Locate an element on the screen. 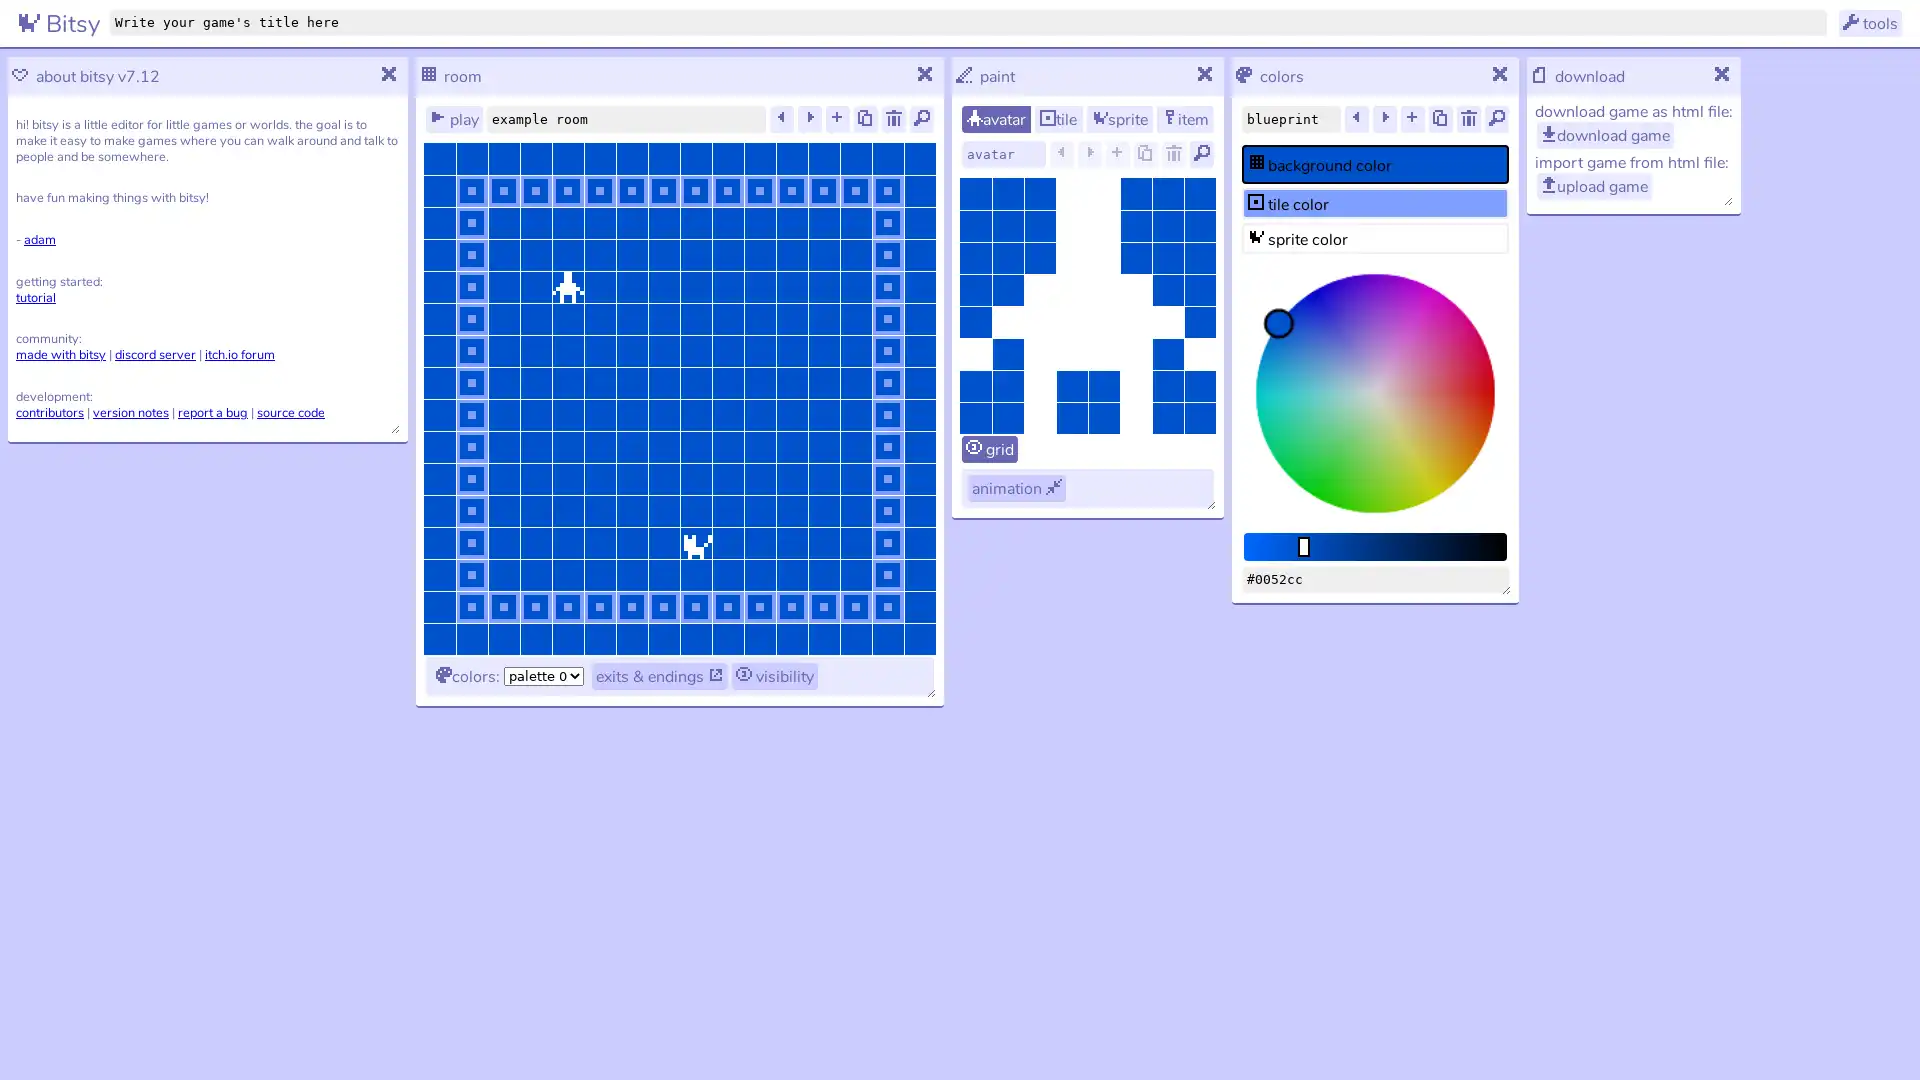  add new color palette is located at coordinates (1411, 119).